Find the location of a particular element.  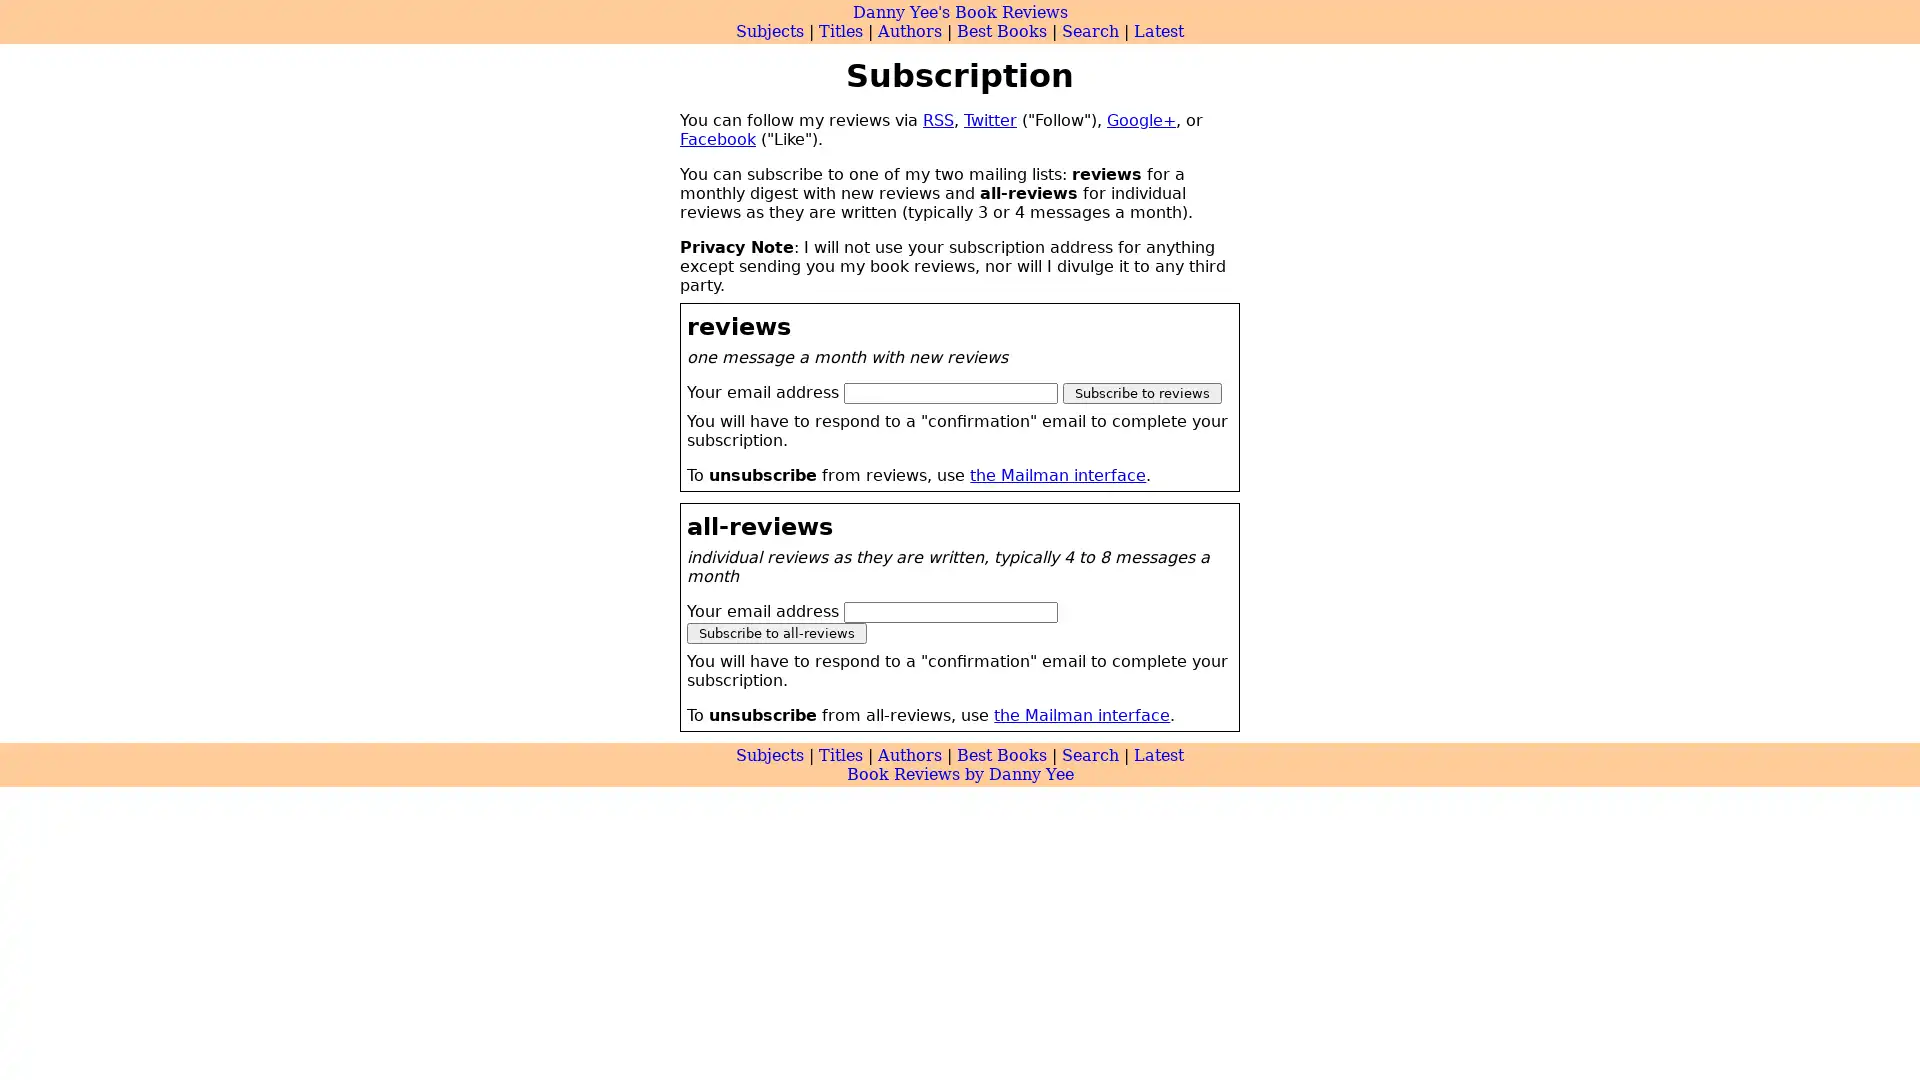

Subscribe to reviews is located at coordinates (1142, 392).